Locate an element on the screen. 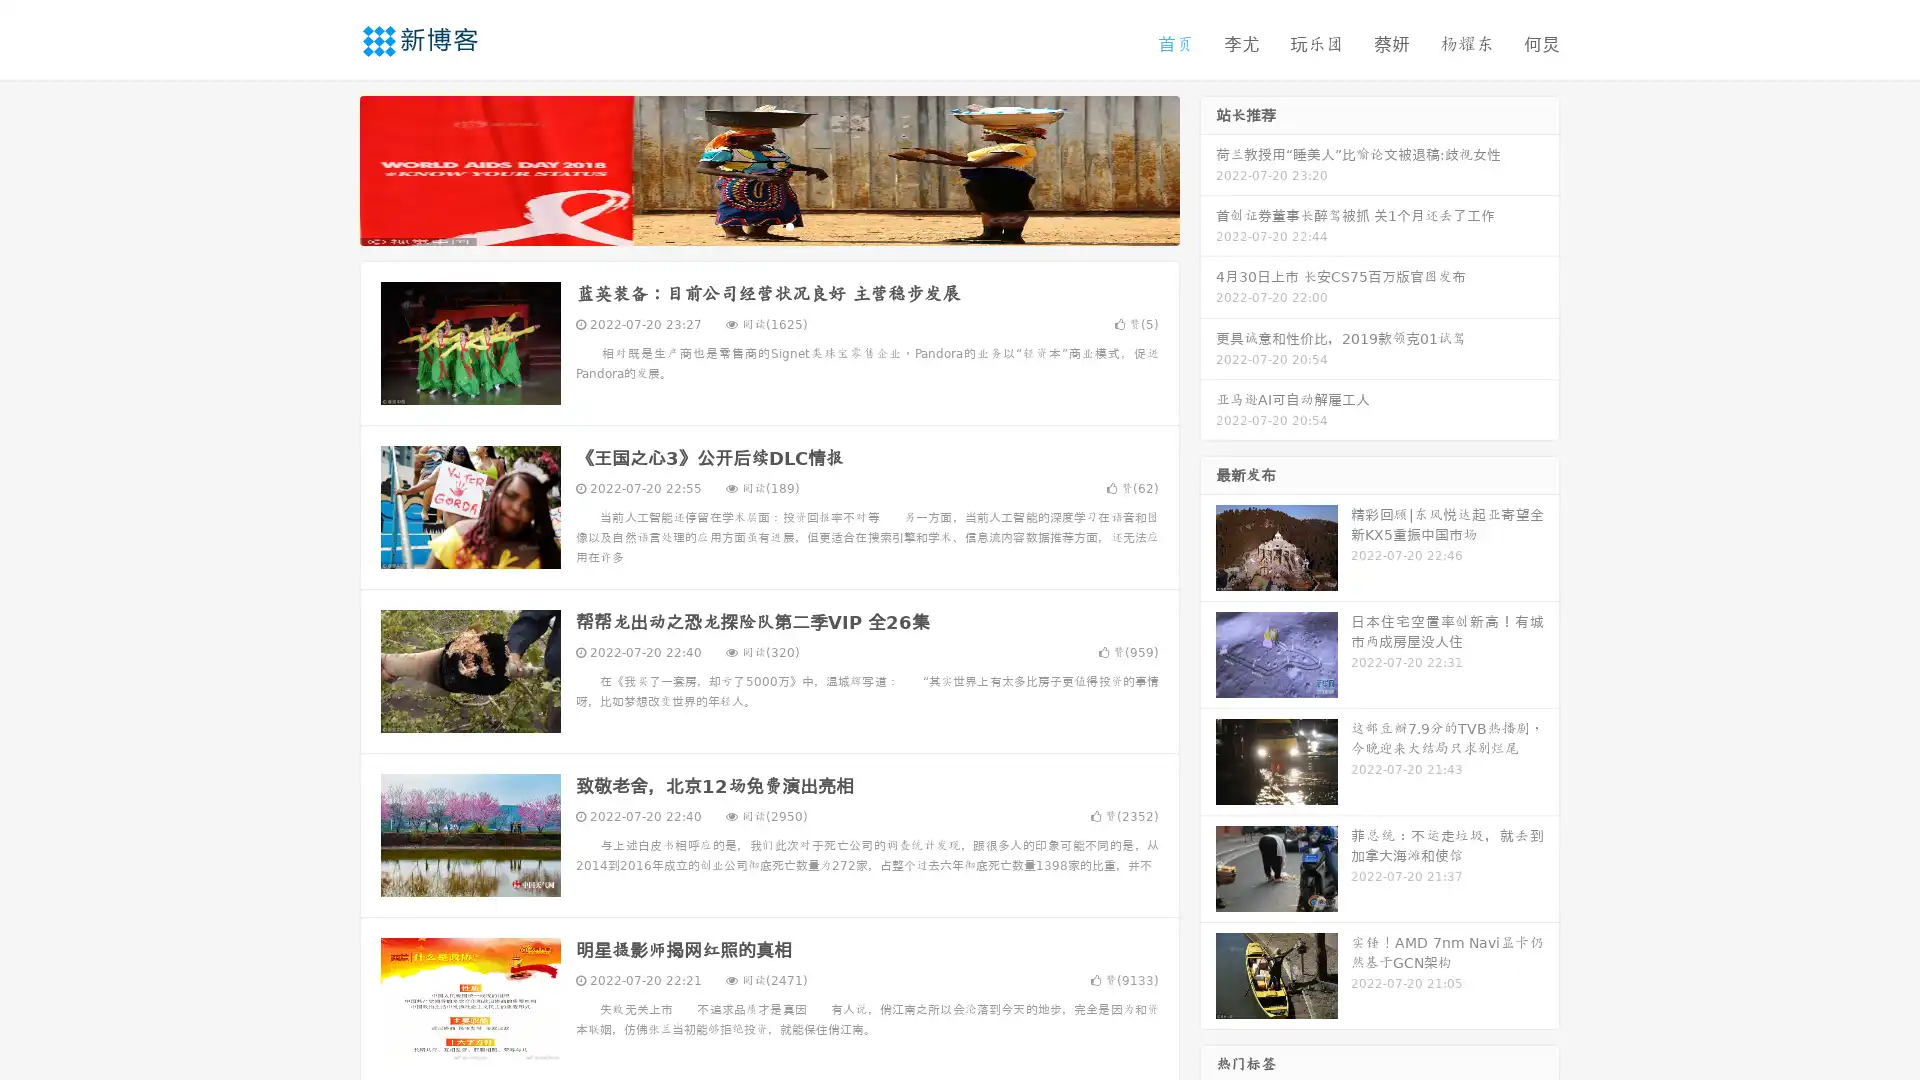  Next slide is located at coordinates (1208, 168).